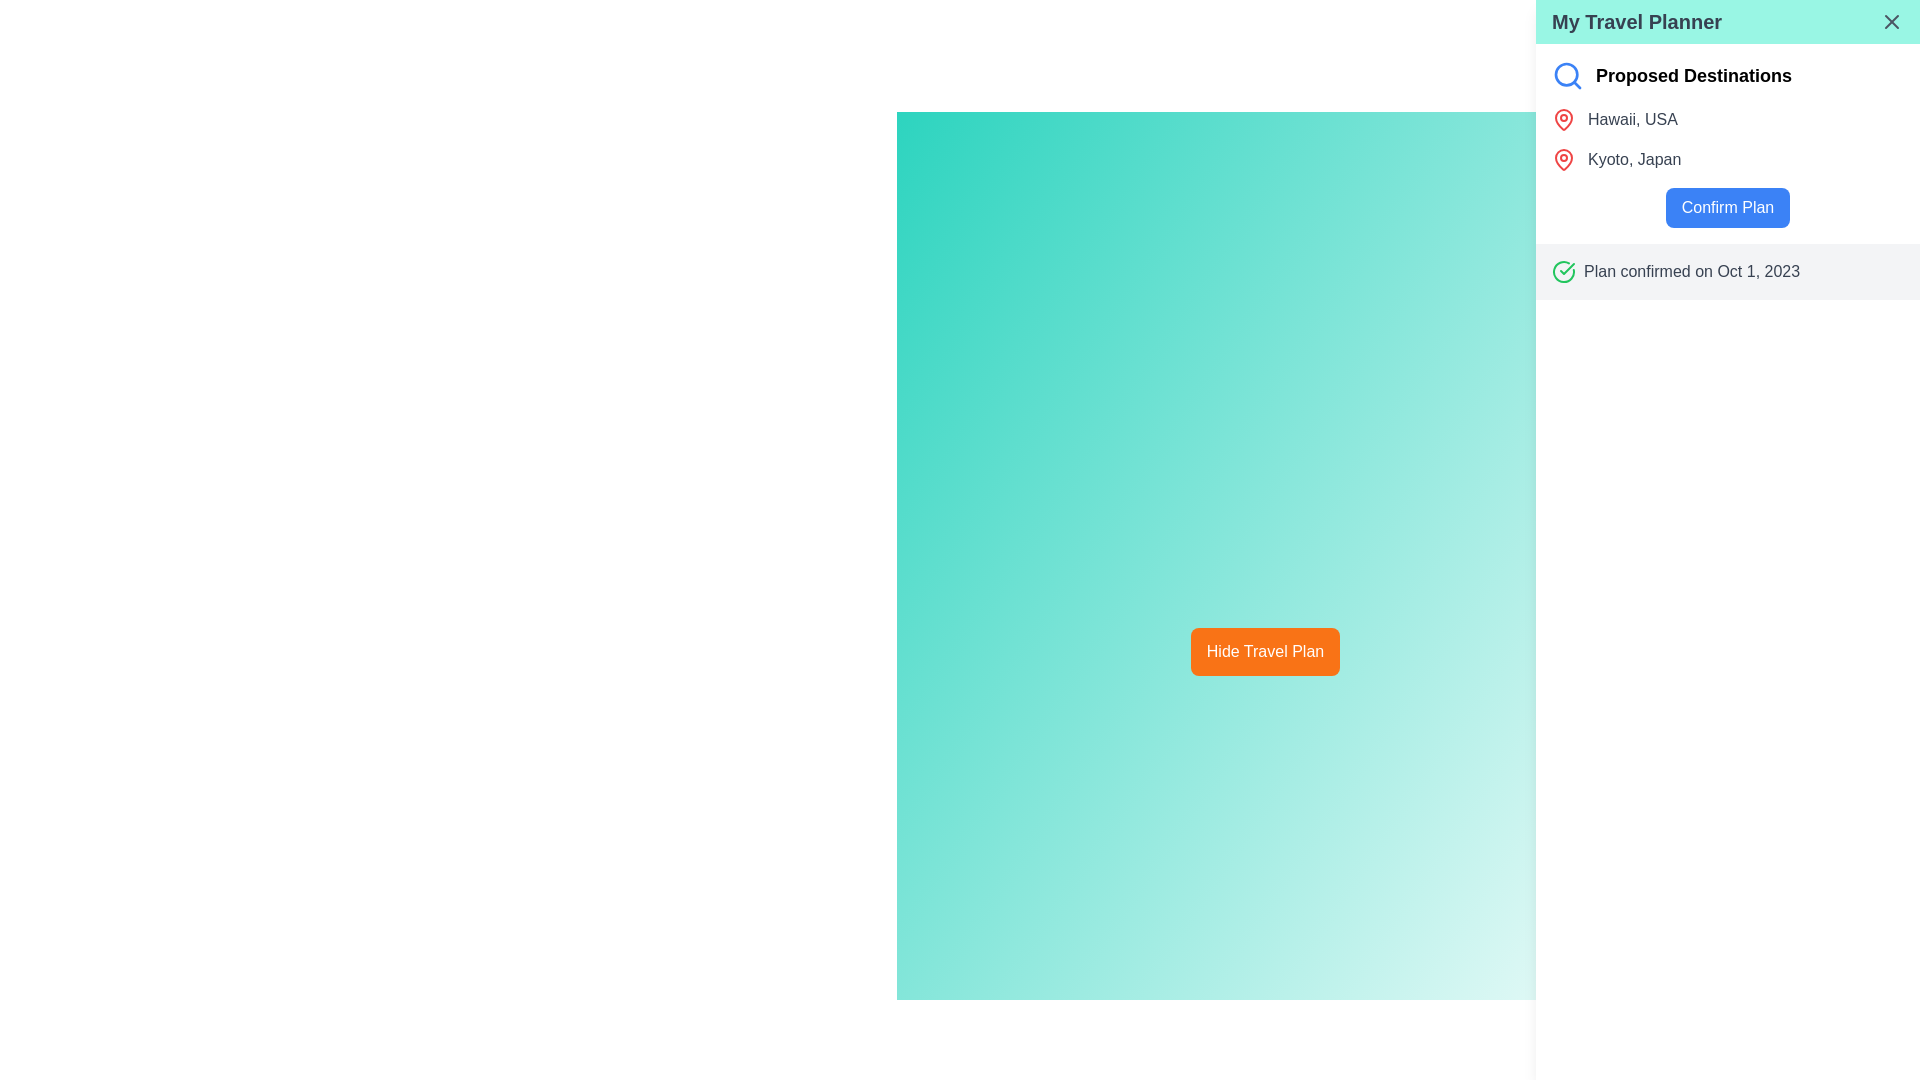  What do you see at coordinates (1563, 157) in the screenshot?
I see `the geographical location icon representing Kyoto, Japan, located in the right panel under 'My Travel Planner'` at bounding box center [1563, 157].